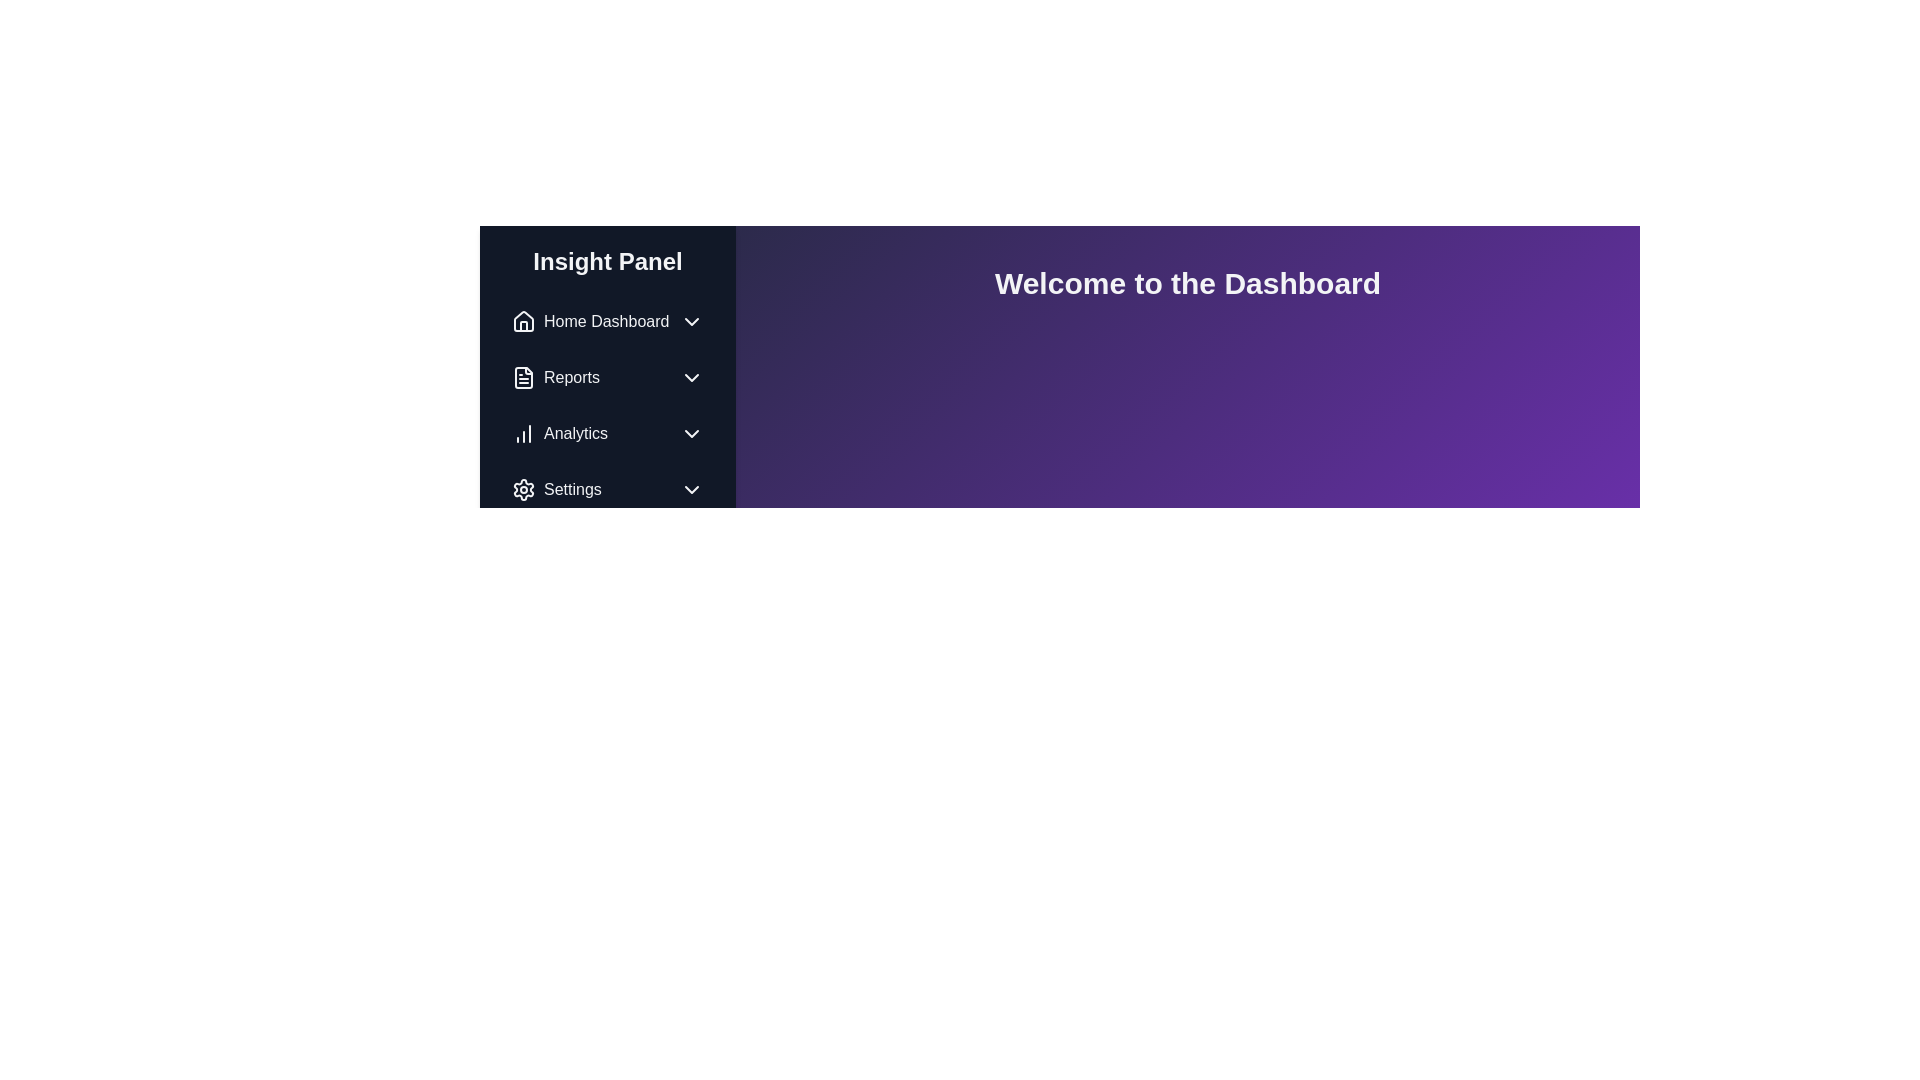 This screenshot has width=1920, height=1080. I want to click on the second button in the vertical navigation menu that leads to the 'Reports' section, so click(607, 378).